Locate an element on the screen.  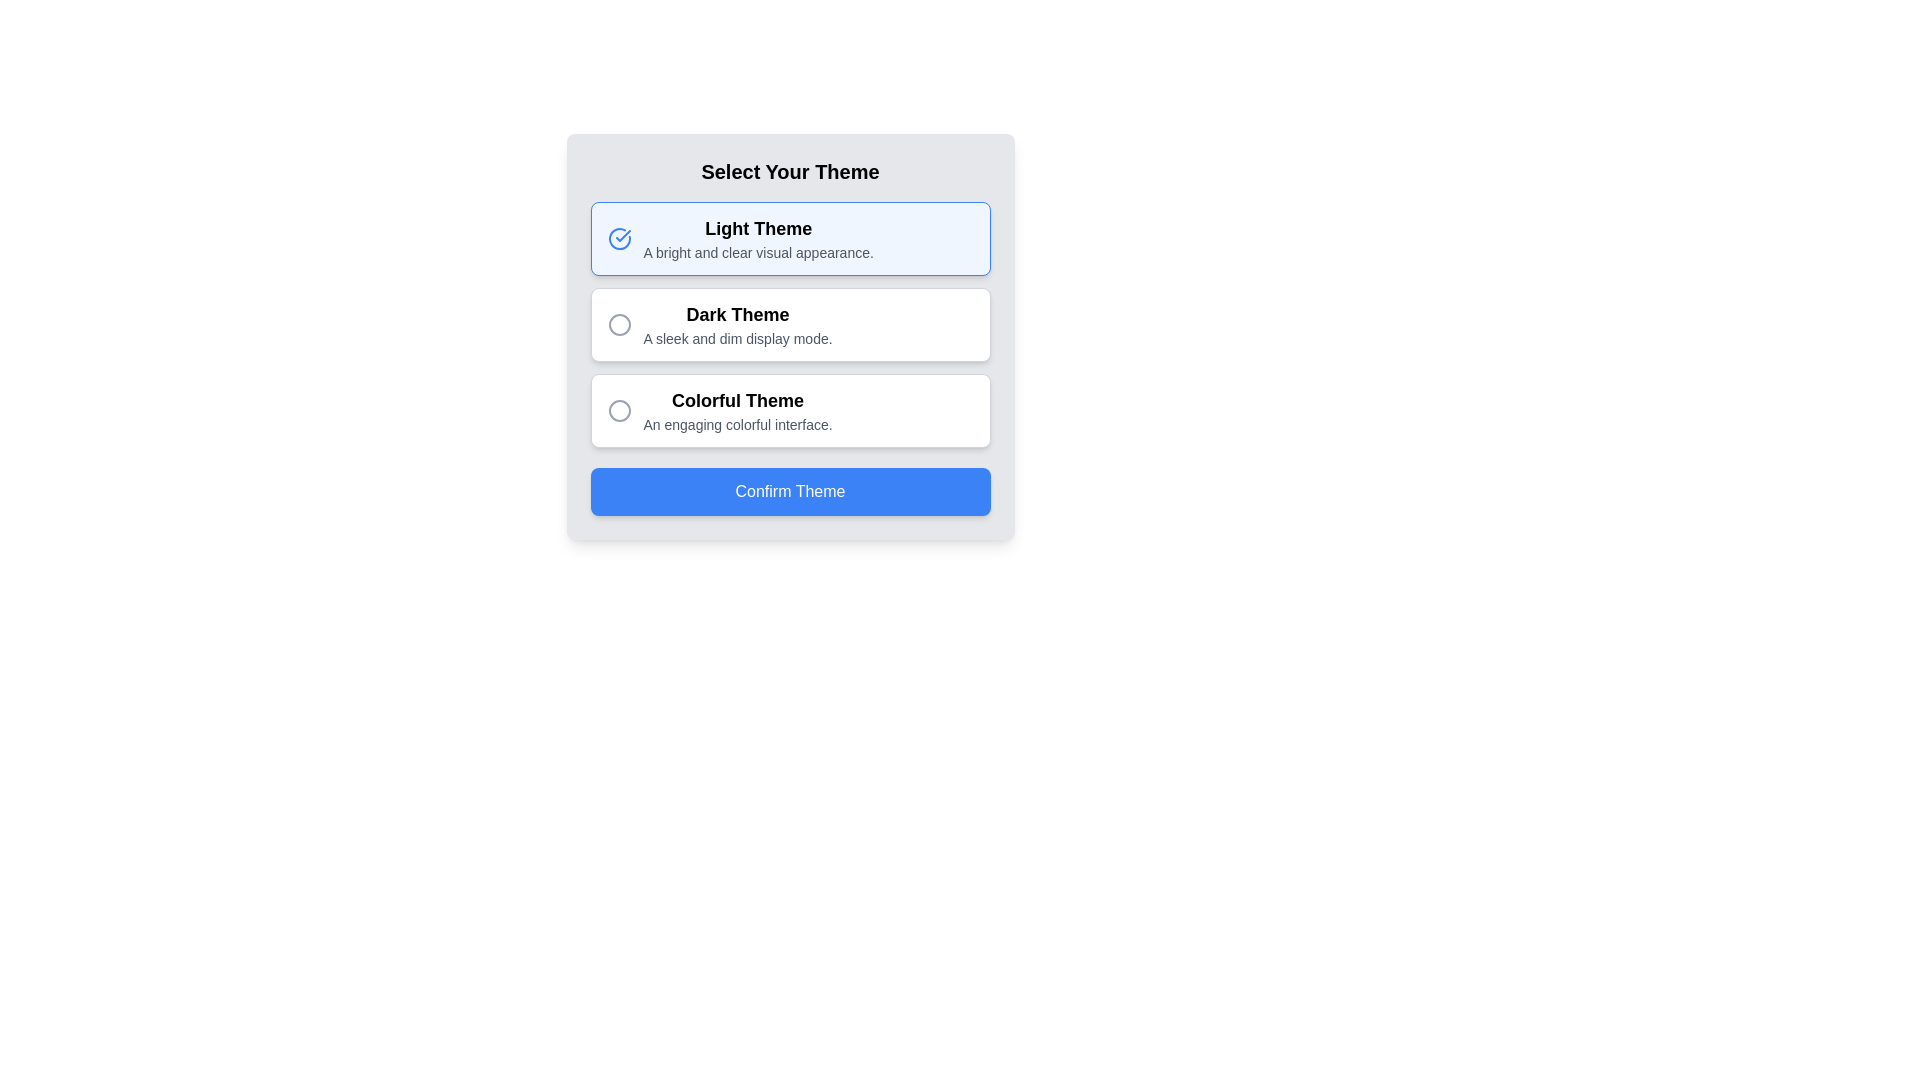
description of the 'Light Theme' option, which is the first text block in the vertical list of theme selections located just beneath the main heading 'Select Your Theme.' is located at coordinates (757, 238).